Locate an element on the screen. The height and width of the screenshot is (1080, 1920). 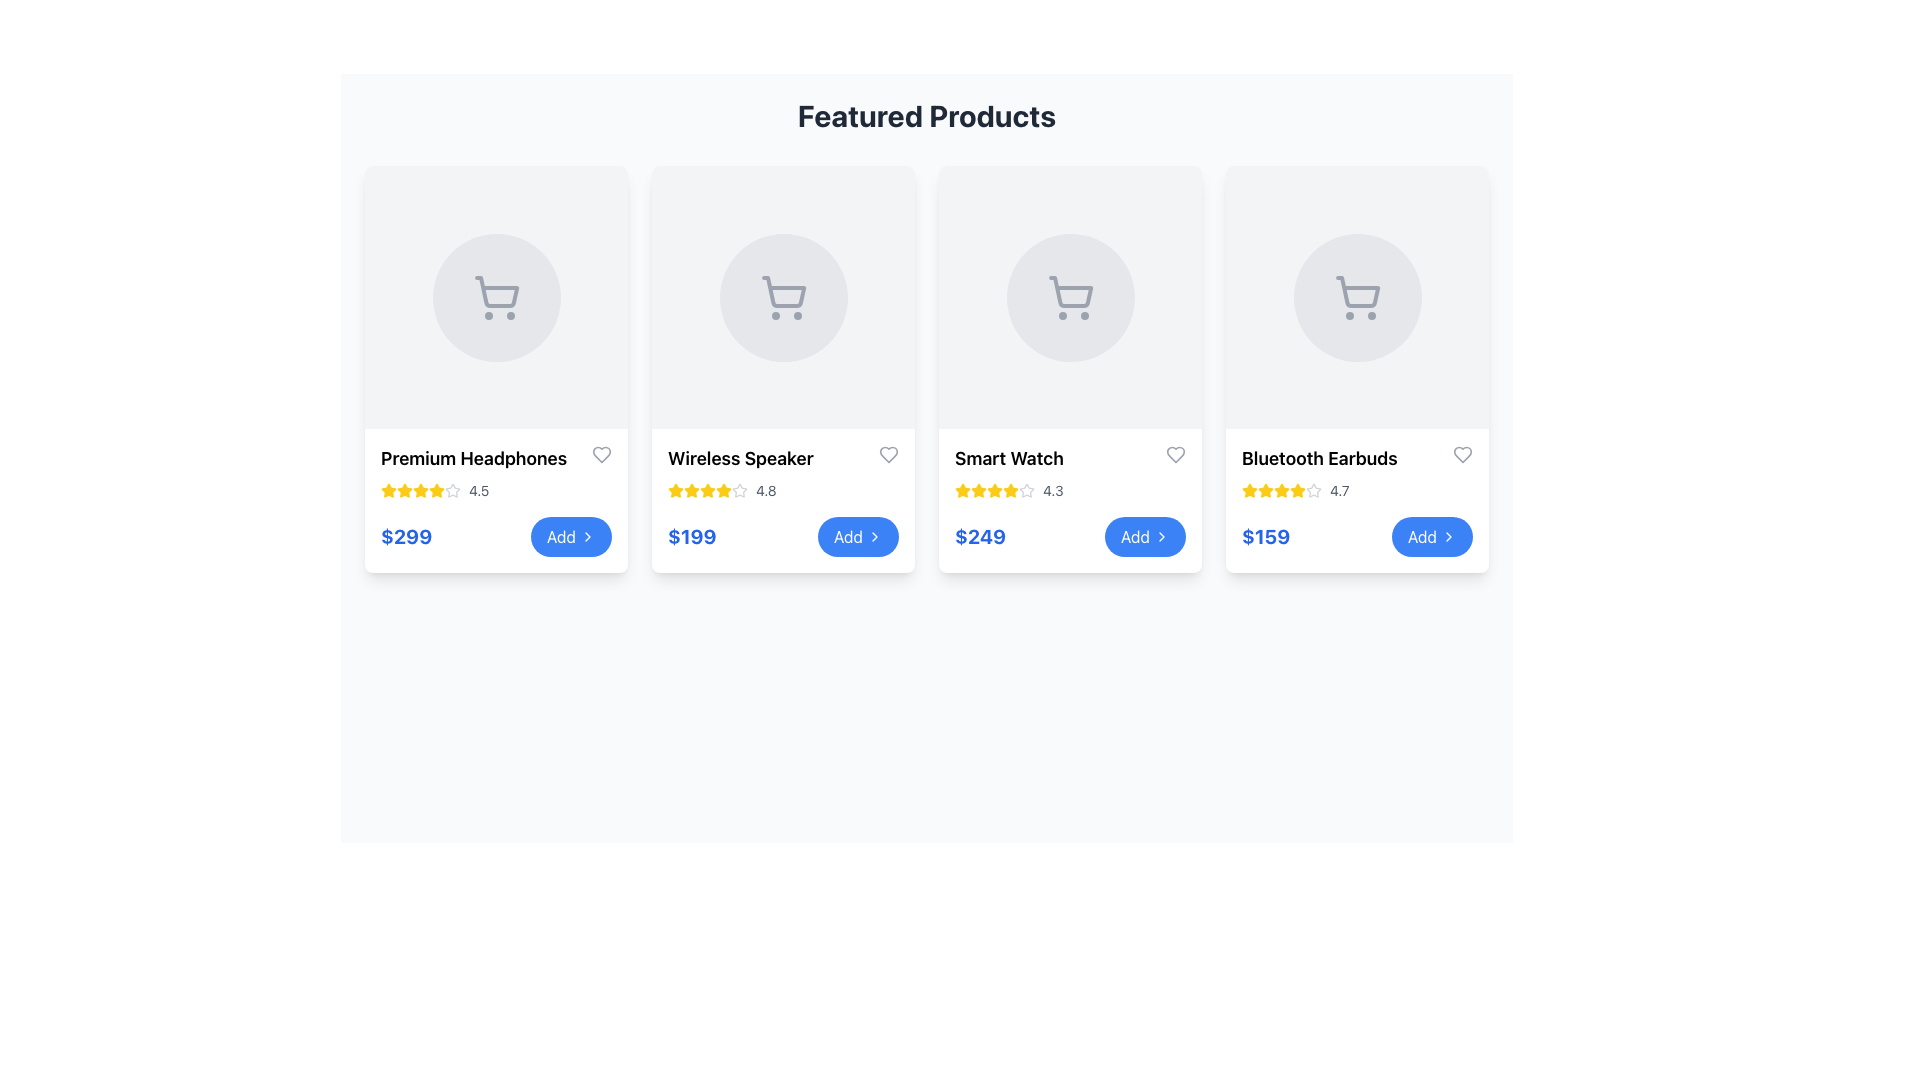
the heart icon located at the top-right corner of the product card for 'Bluetooth Earbuds' to favorite the product is located at coordinates (1463, 455).